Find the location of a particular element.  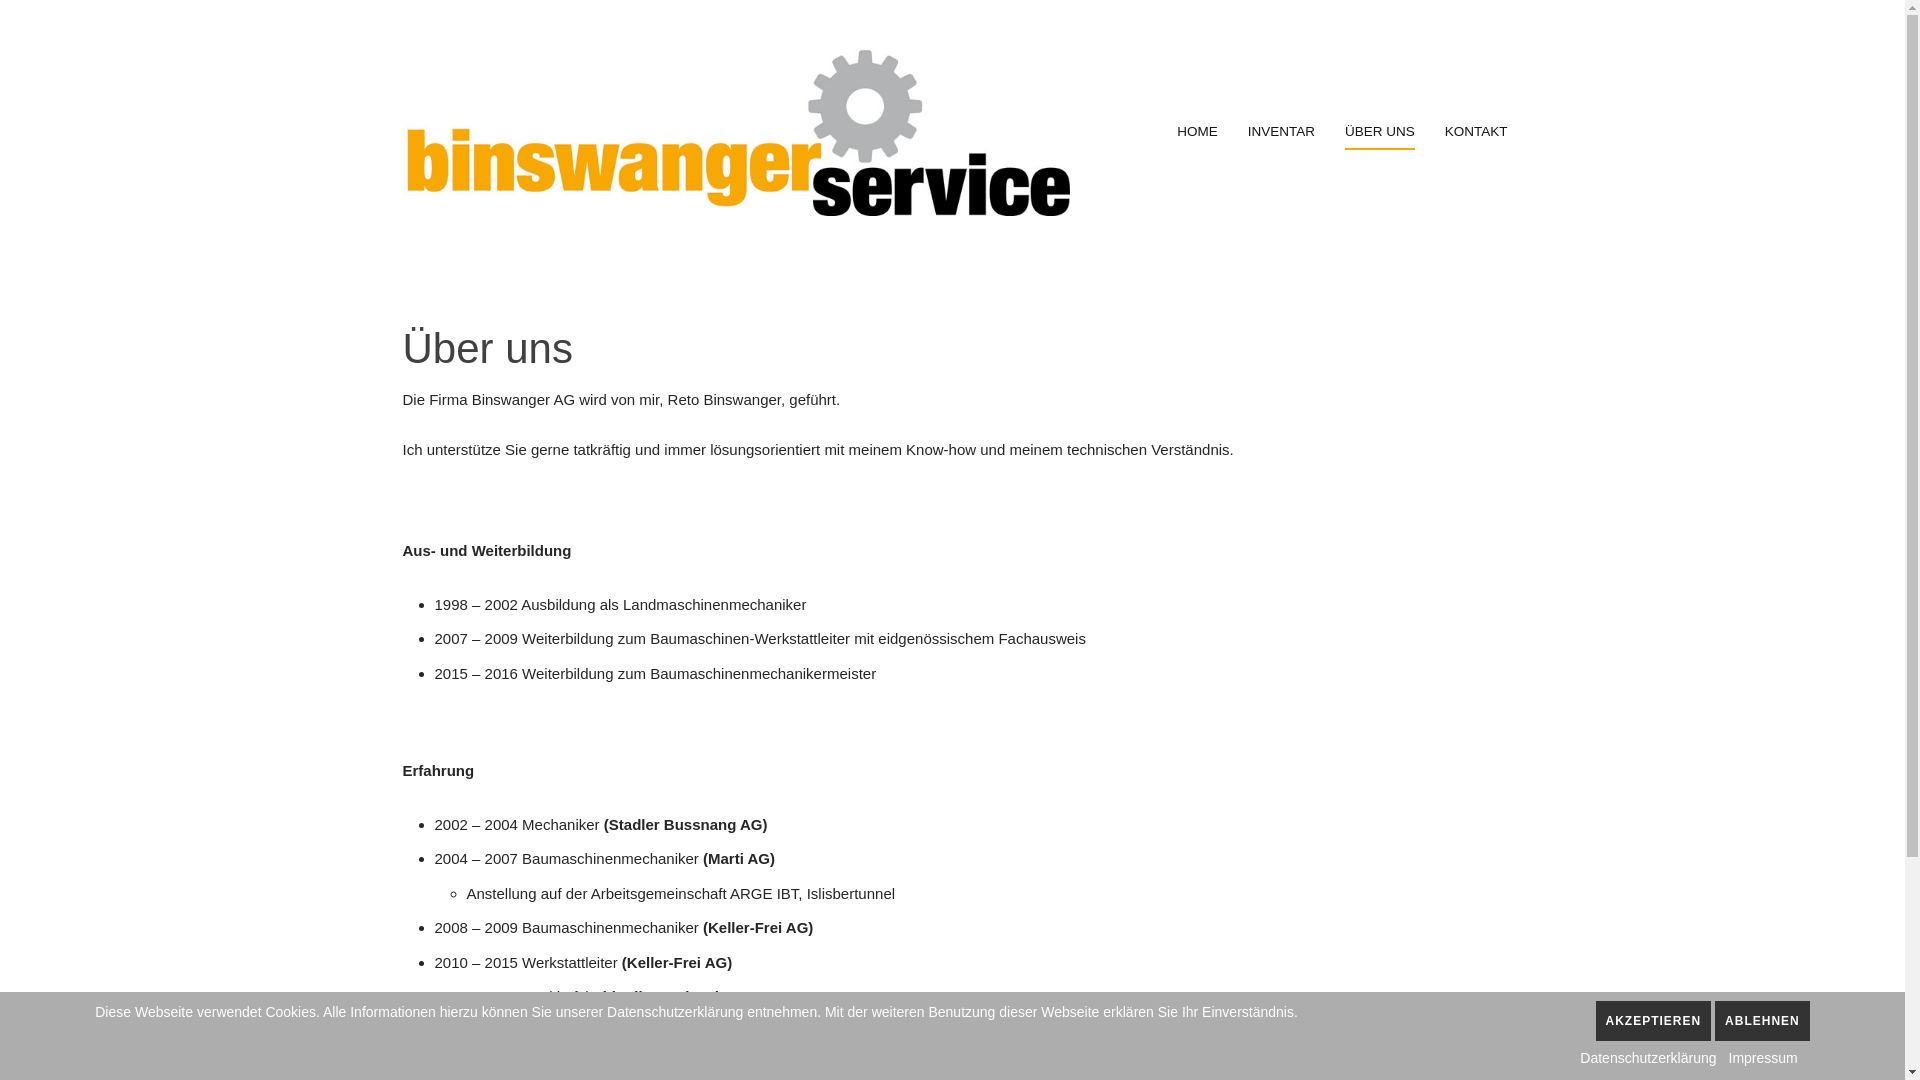

'AKZEPTIEREN' is located at coordinates (1654, 1021).